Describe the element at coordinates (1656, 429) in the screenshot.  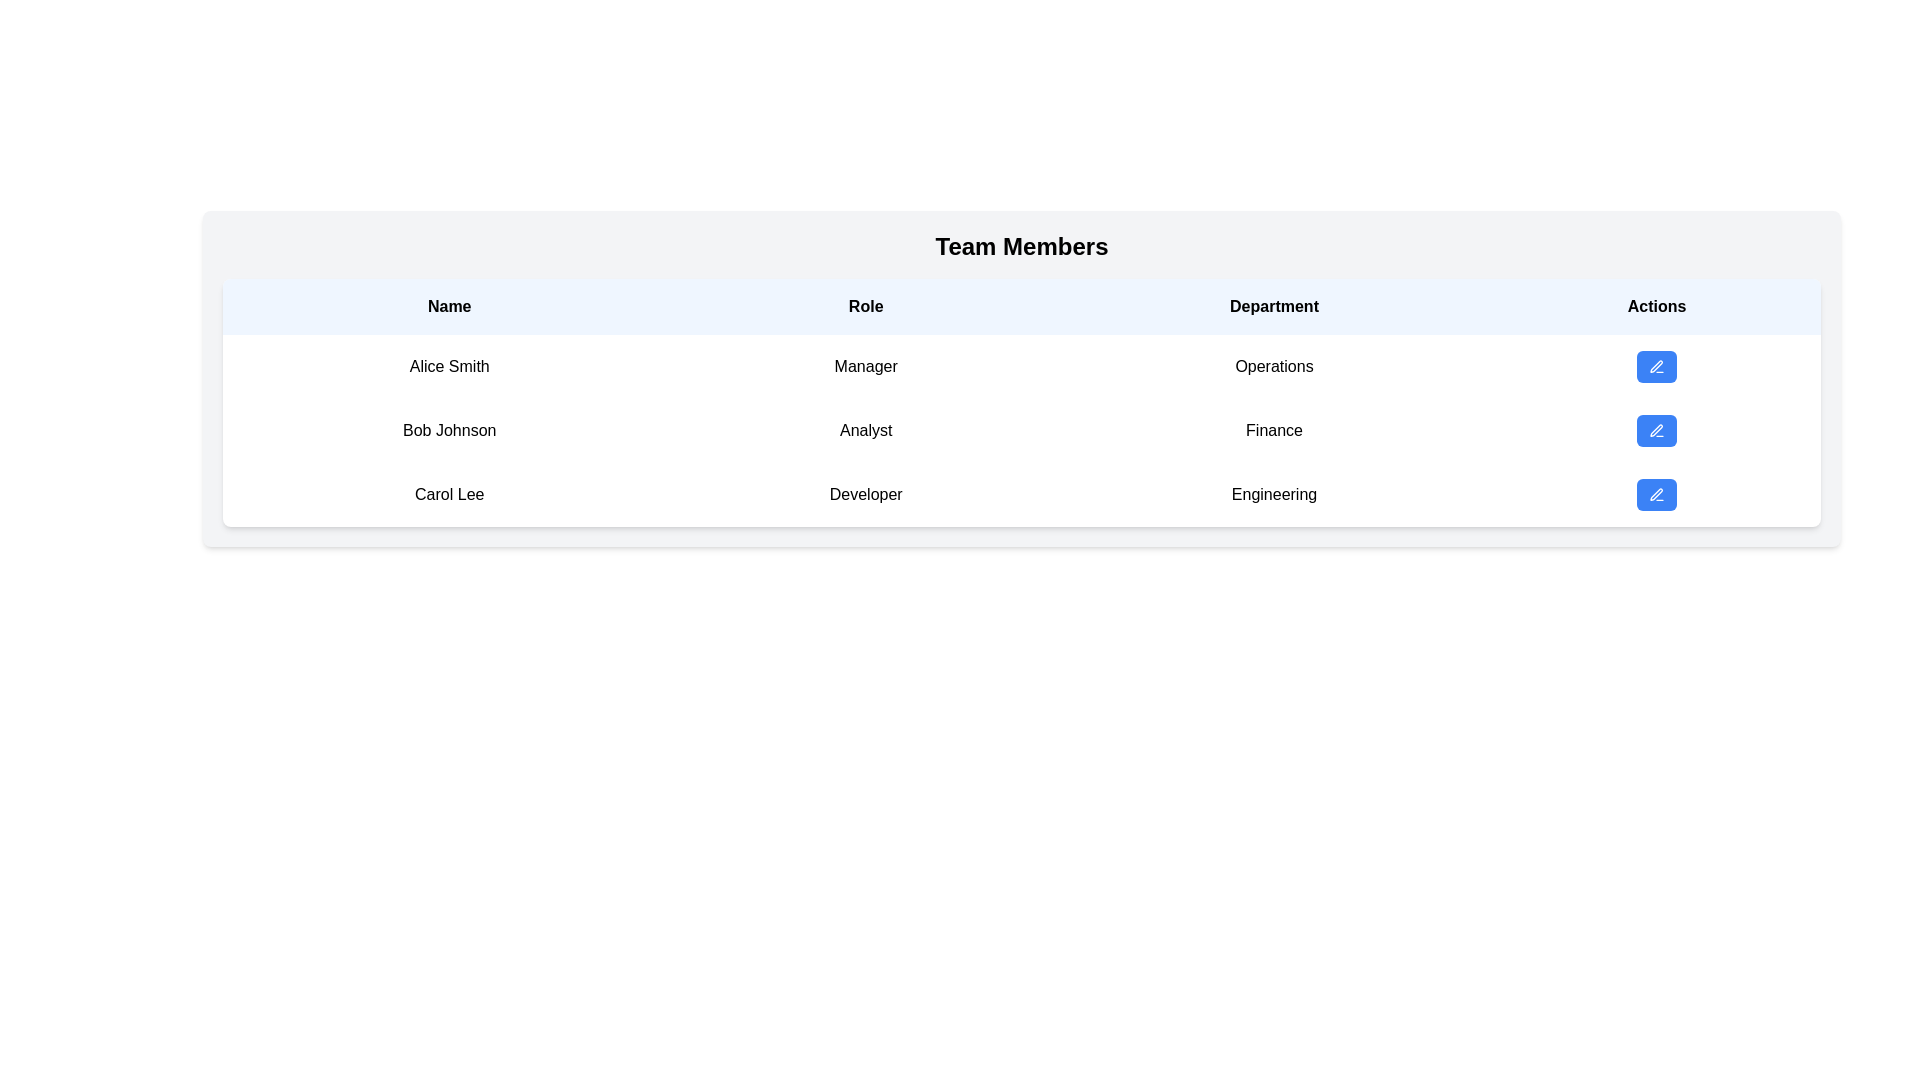
I see `the blue edit icon resembling a pen next to user 'Bob Johnson' in the 'Actions' column of the table to initiate editing` at that location.